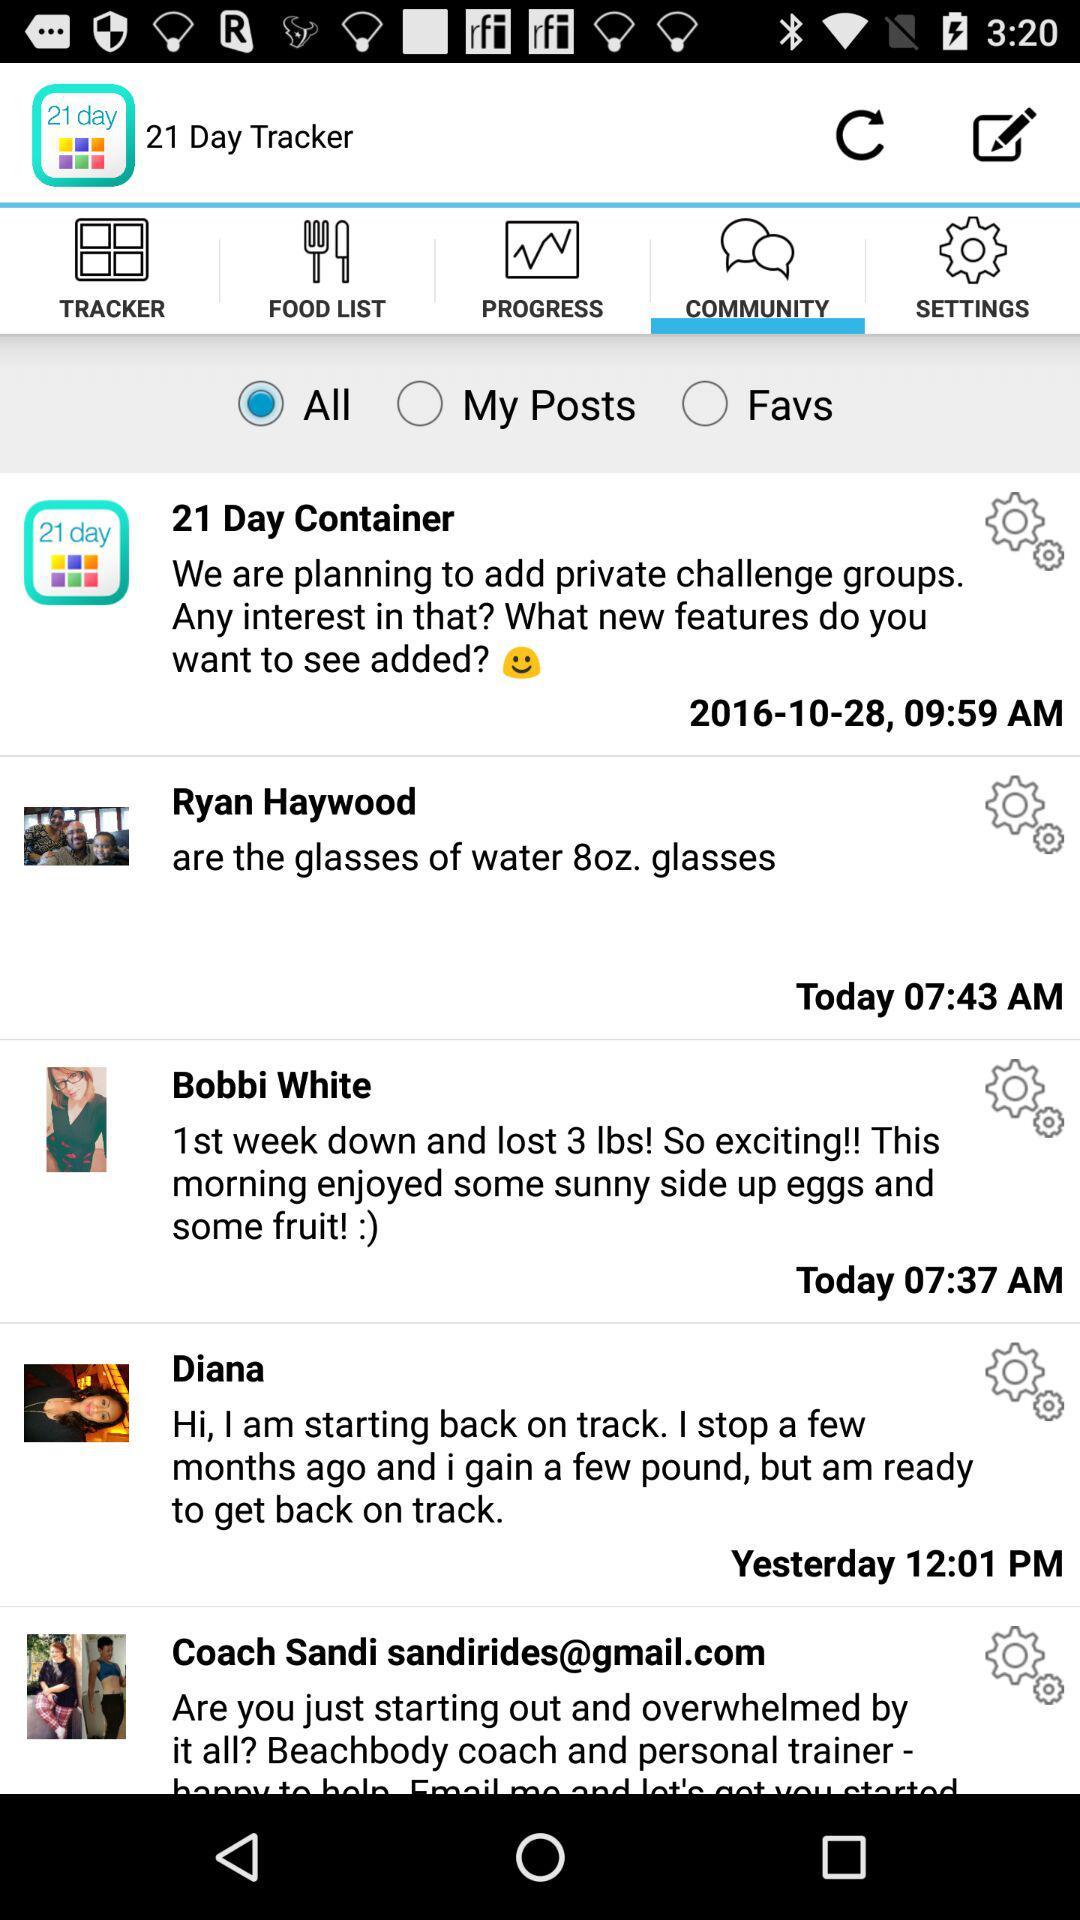 This screenshot has width=1080, height=1920. I want to click on settings, so click(1024, 531).